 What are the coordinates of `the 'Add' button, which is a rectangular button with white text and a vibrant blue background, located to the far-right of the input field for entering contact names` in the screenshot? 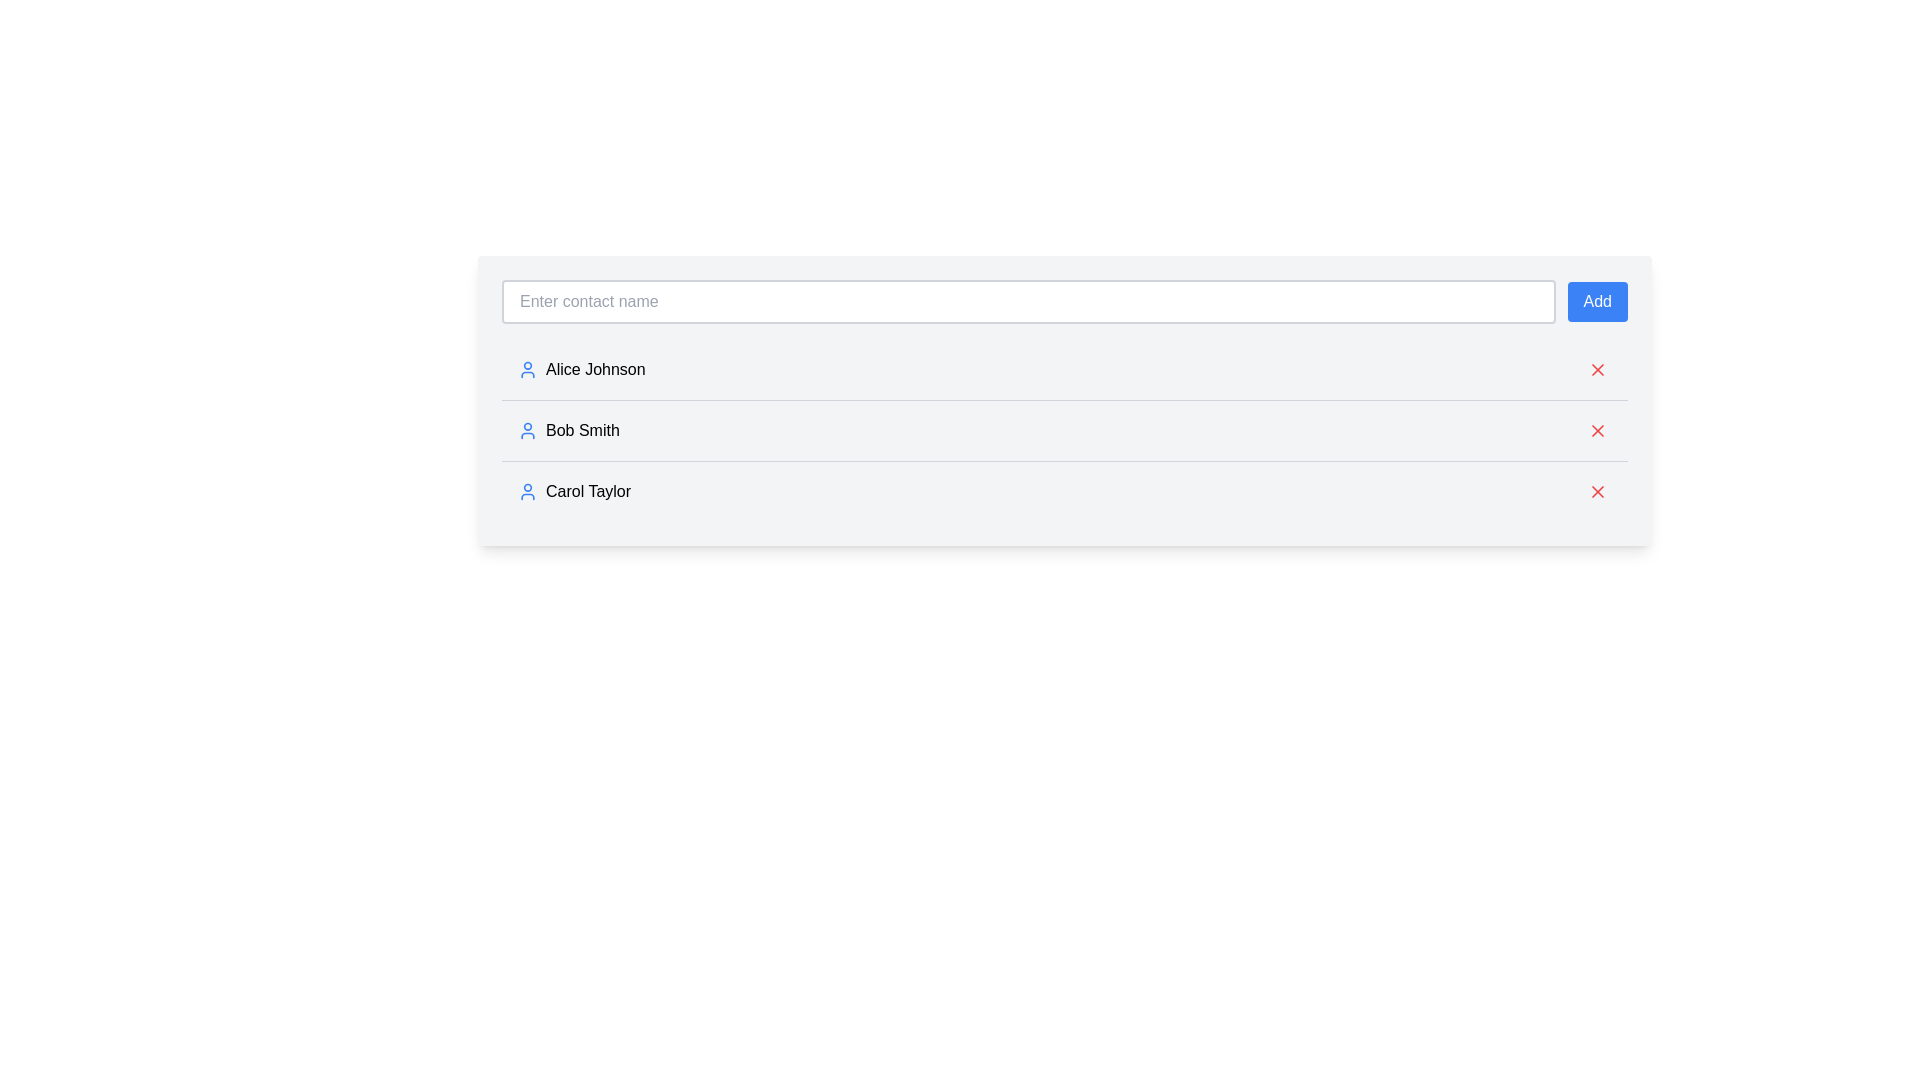 It's located at (1596, 301).